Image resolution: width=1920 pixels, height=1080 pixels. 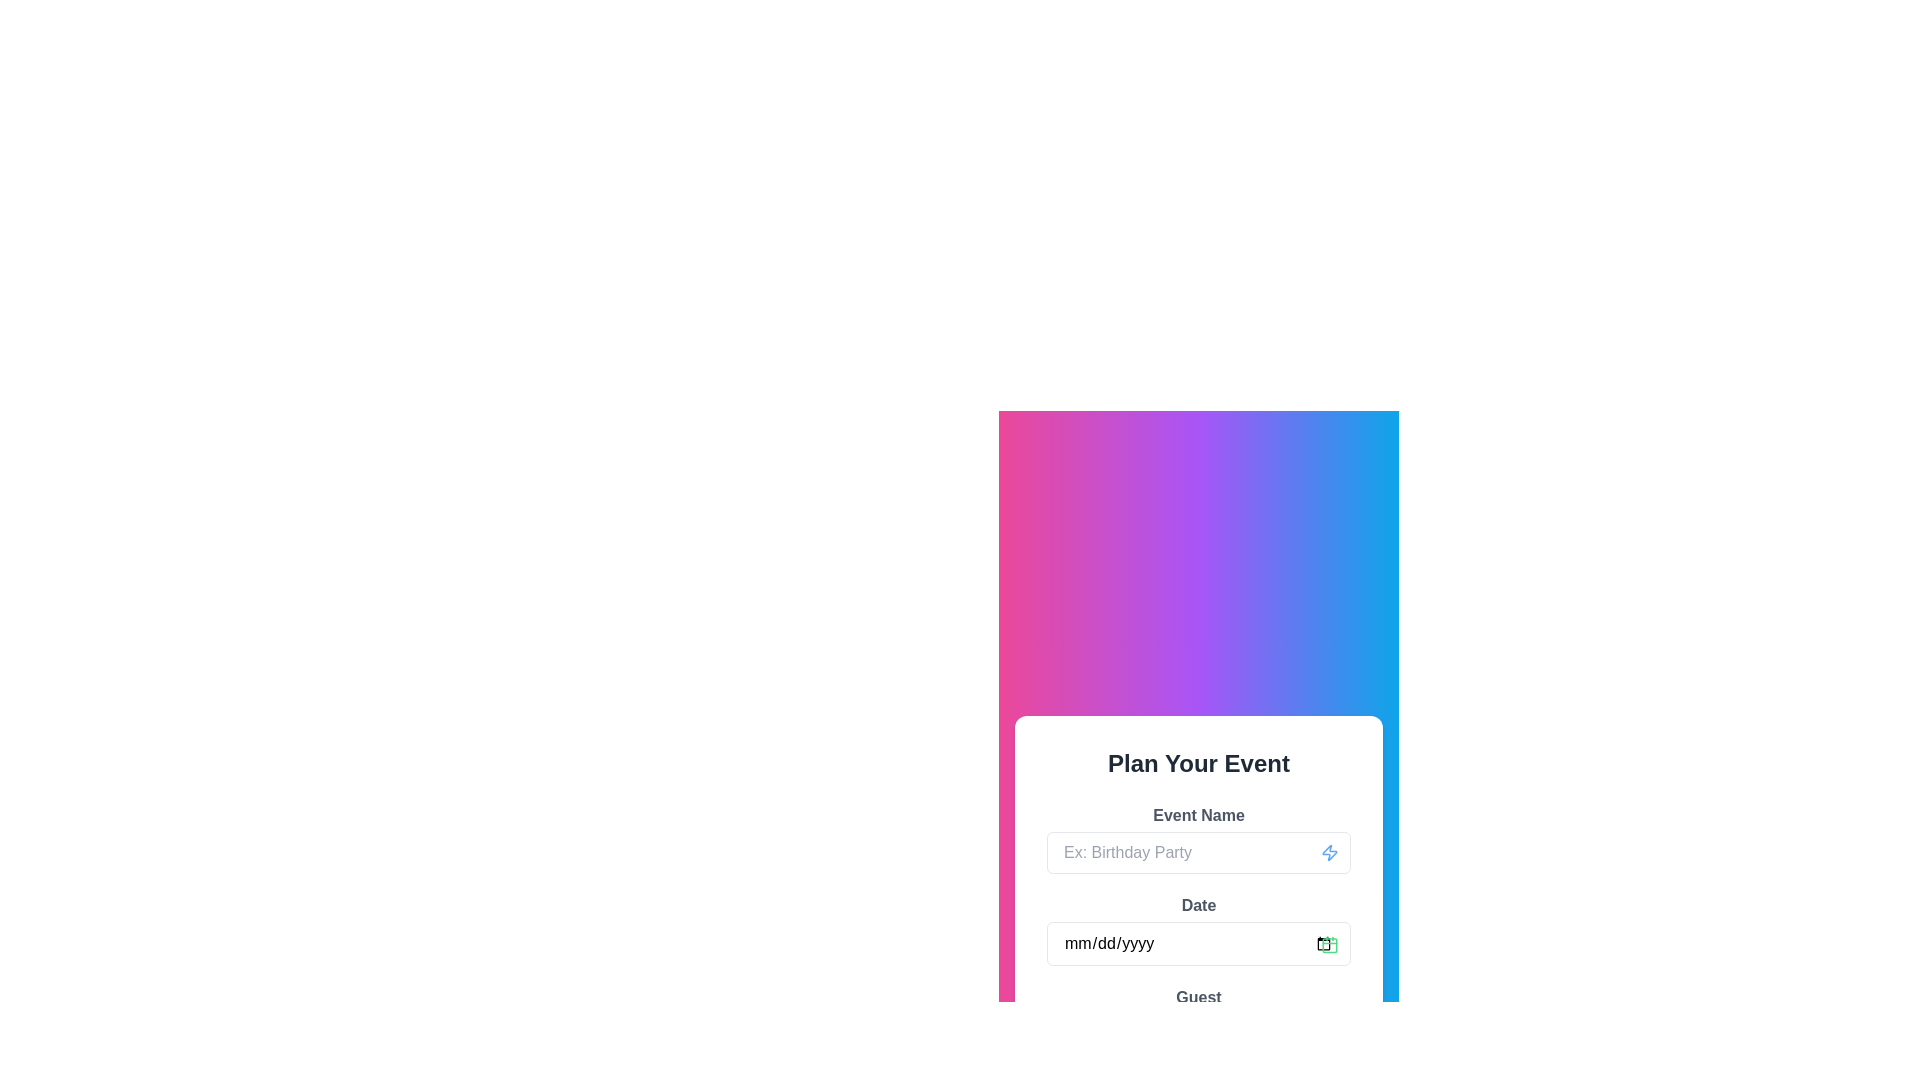 I want to click on the small green calendar icon located at the bottom-right corner of the date input text field, so click(x=1329, y=944).